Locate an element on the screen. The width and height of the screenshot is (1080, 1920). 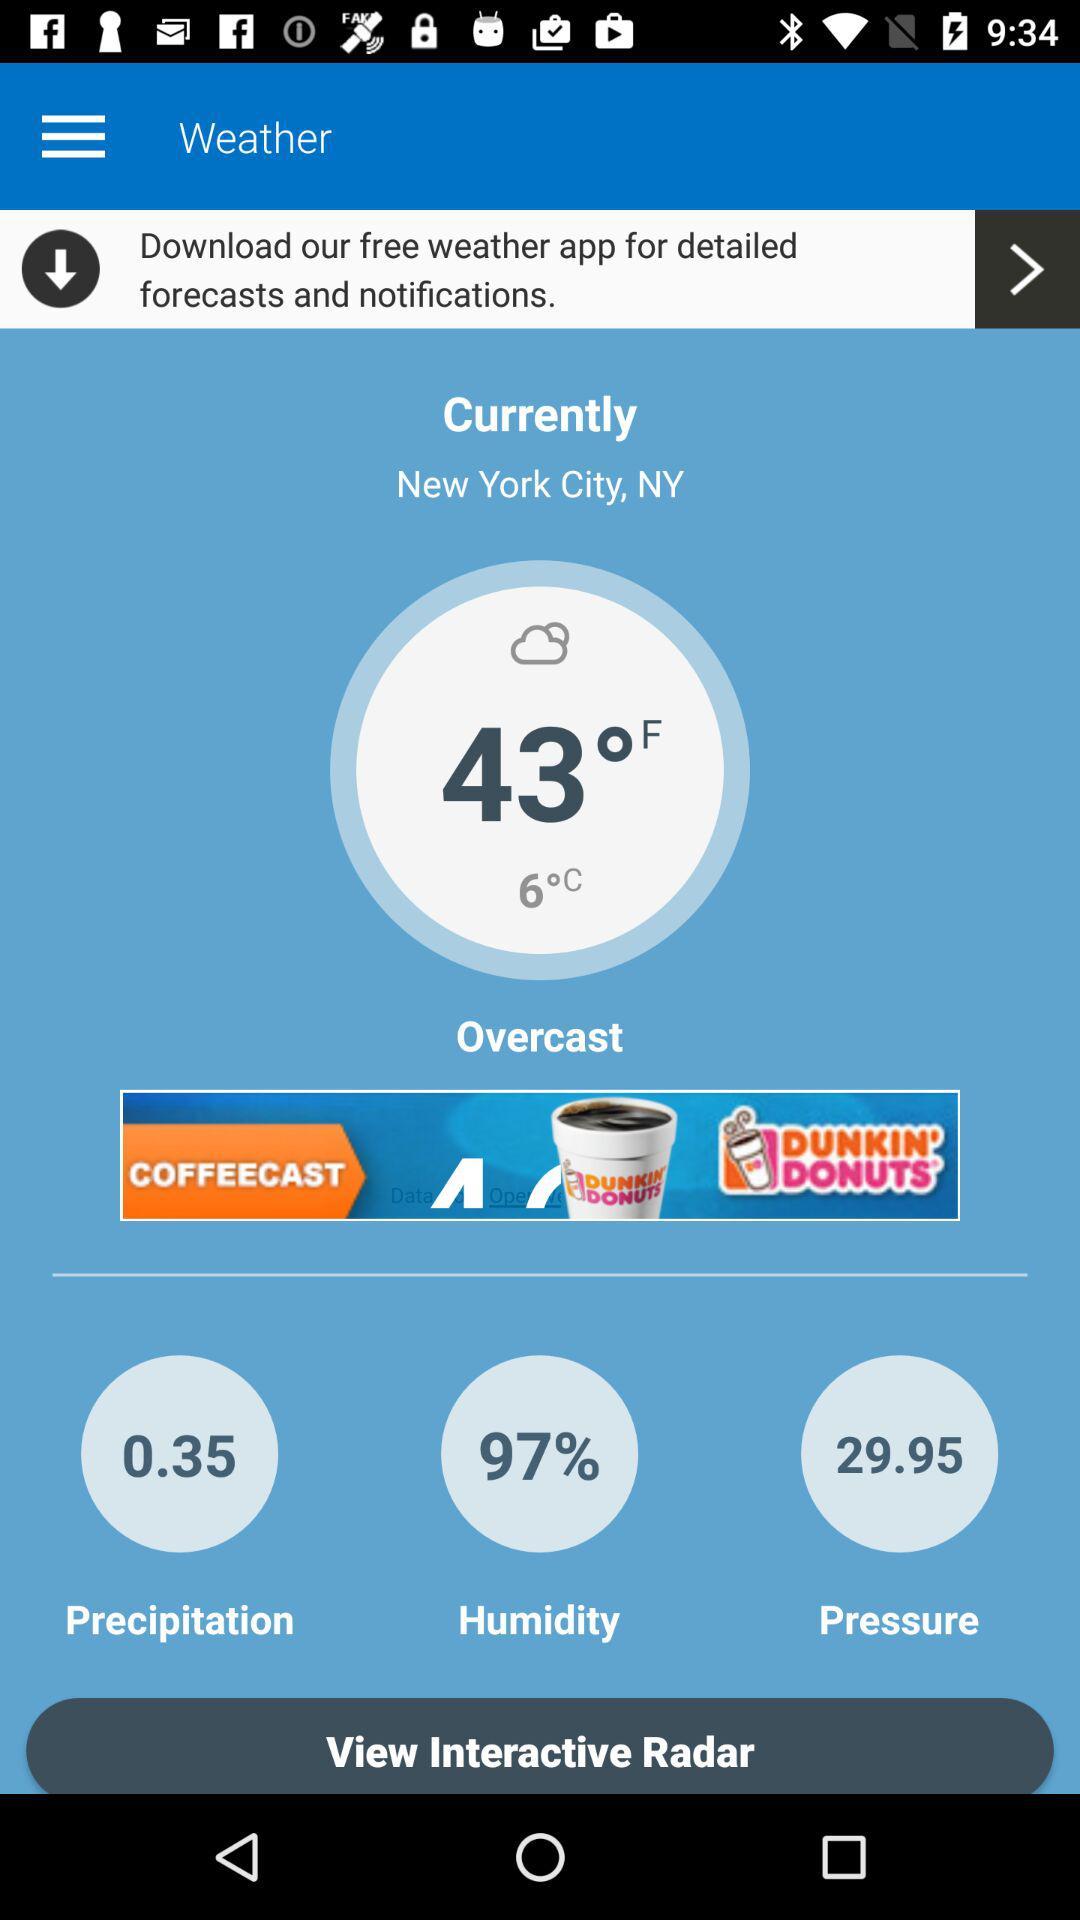
click on the advertisement is located at coordinates (540, 1155).